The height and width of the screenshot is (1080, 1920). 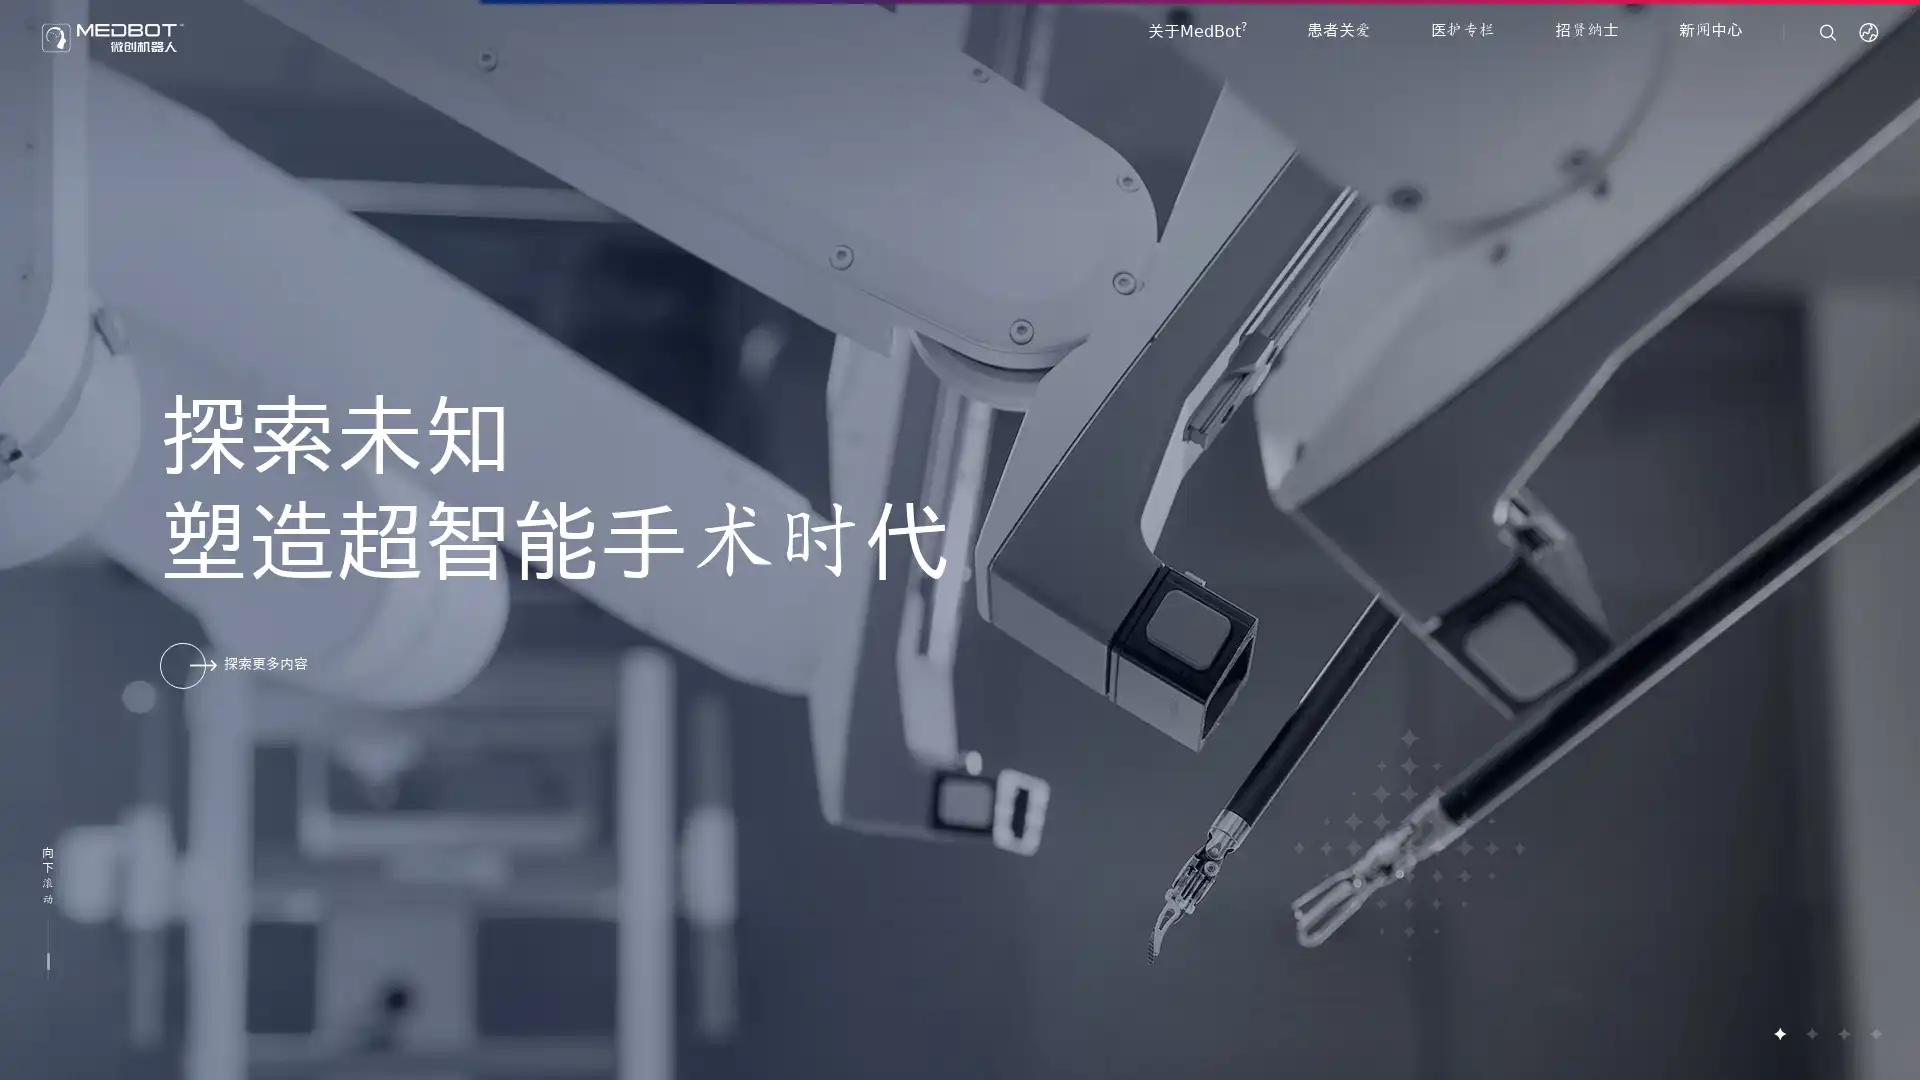 What do you see at coordinates (1842, 1033) in the screenshot?
I see `Go to slide 3` at bounding box center [1842, 1033].